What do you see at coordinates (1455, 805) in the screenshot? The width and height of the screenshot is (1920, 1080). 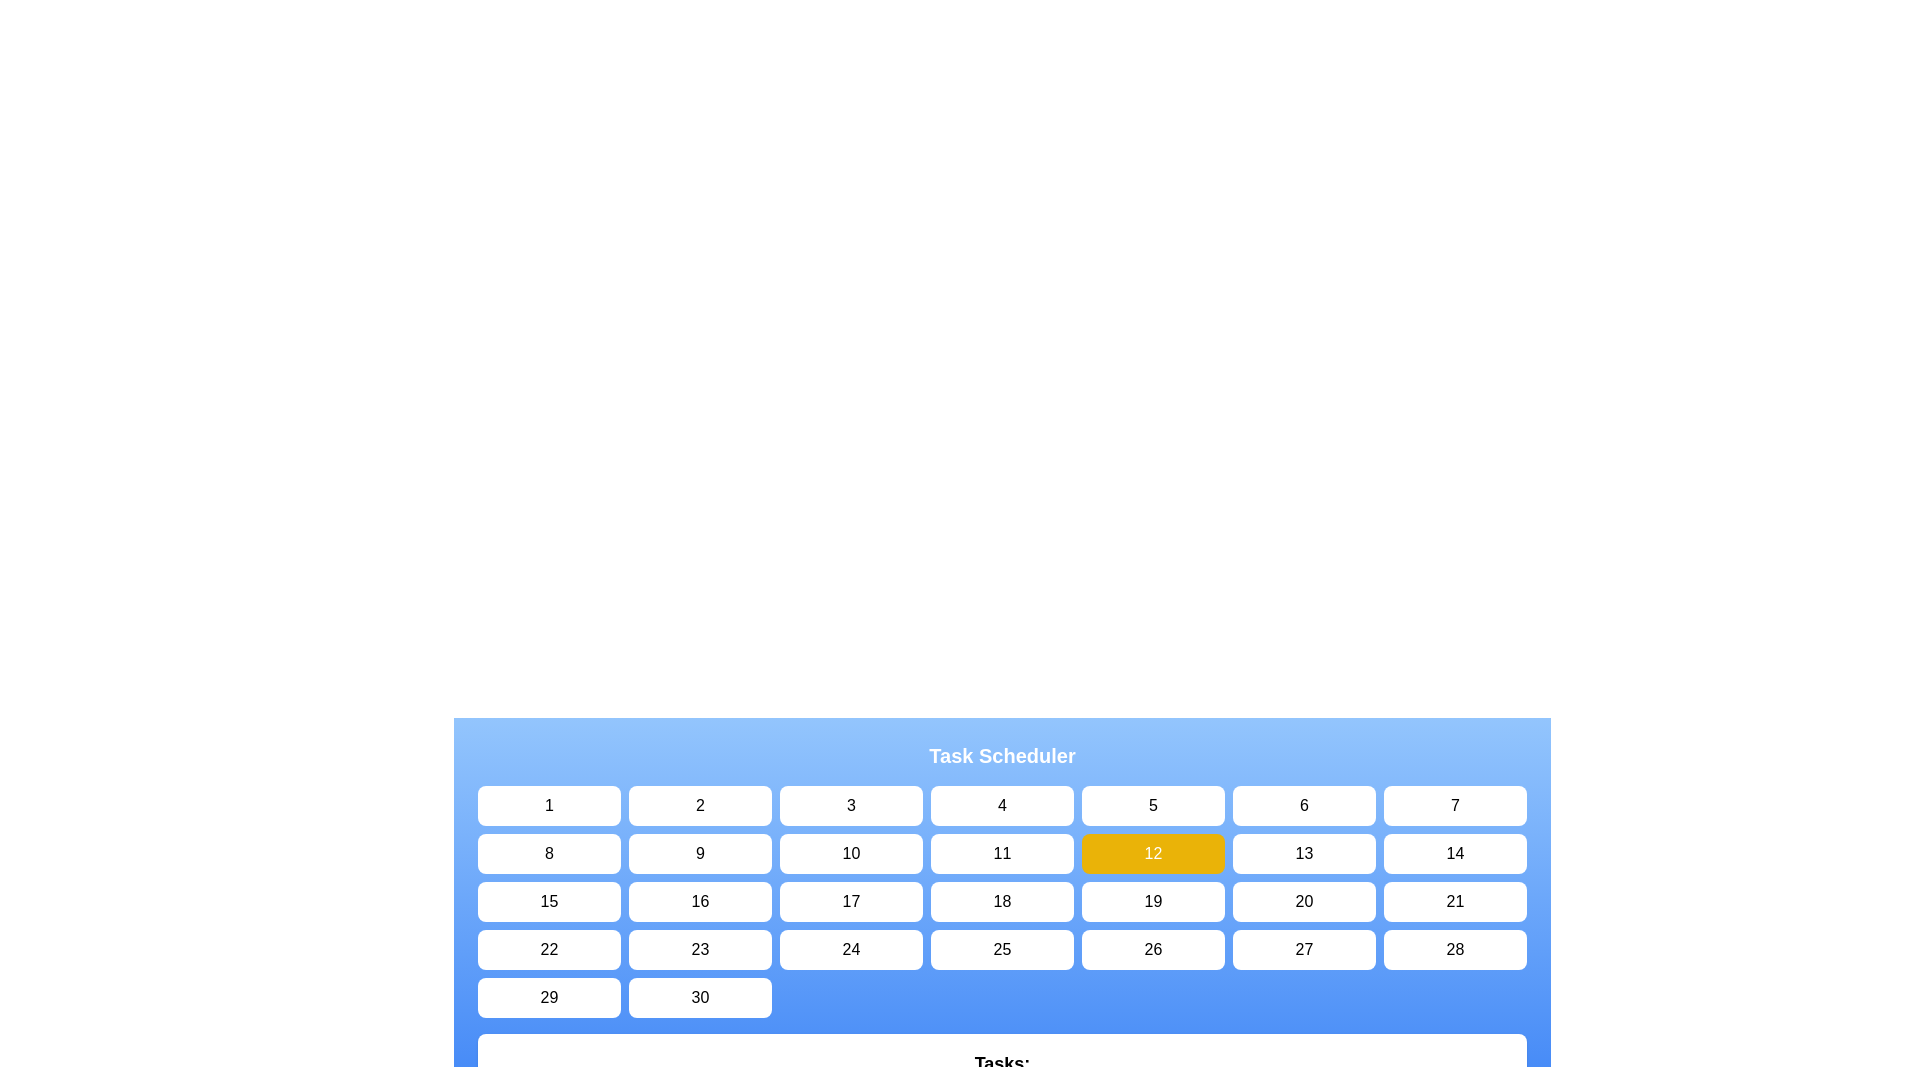 I see `the interactive selector button labeled with the number '7' in the grid layout` at bounding box center [1455, 805].